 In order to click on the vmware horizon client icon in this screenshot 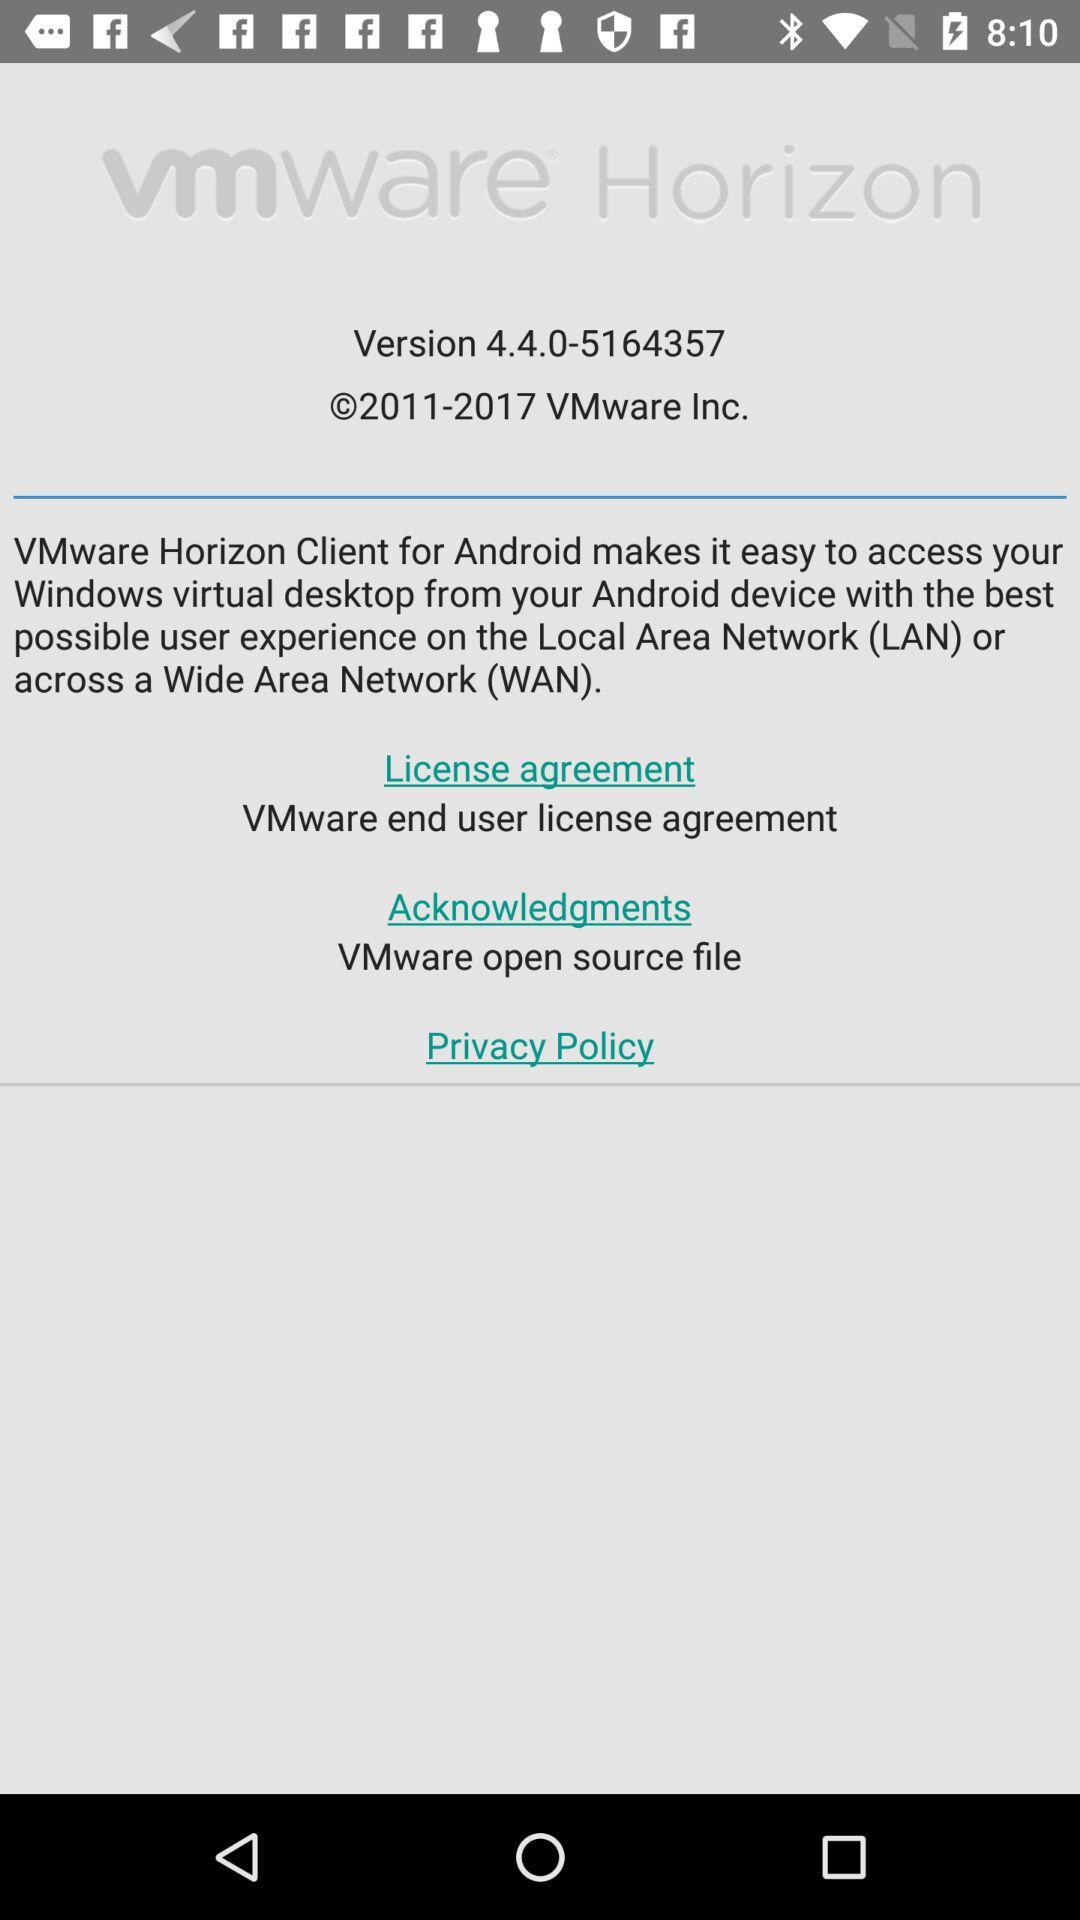, I will do `click(540, 612)`.